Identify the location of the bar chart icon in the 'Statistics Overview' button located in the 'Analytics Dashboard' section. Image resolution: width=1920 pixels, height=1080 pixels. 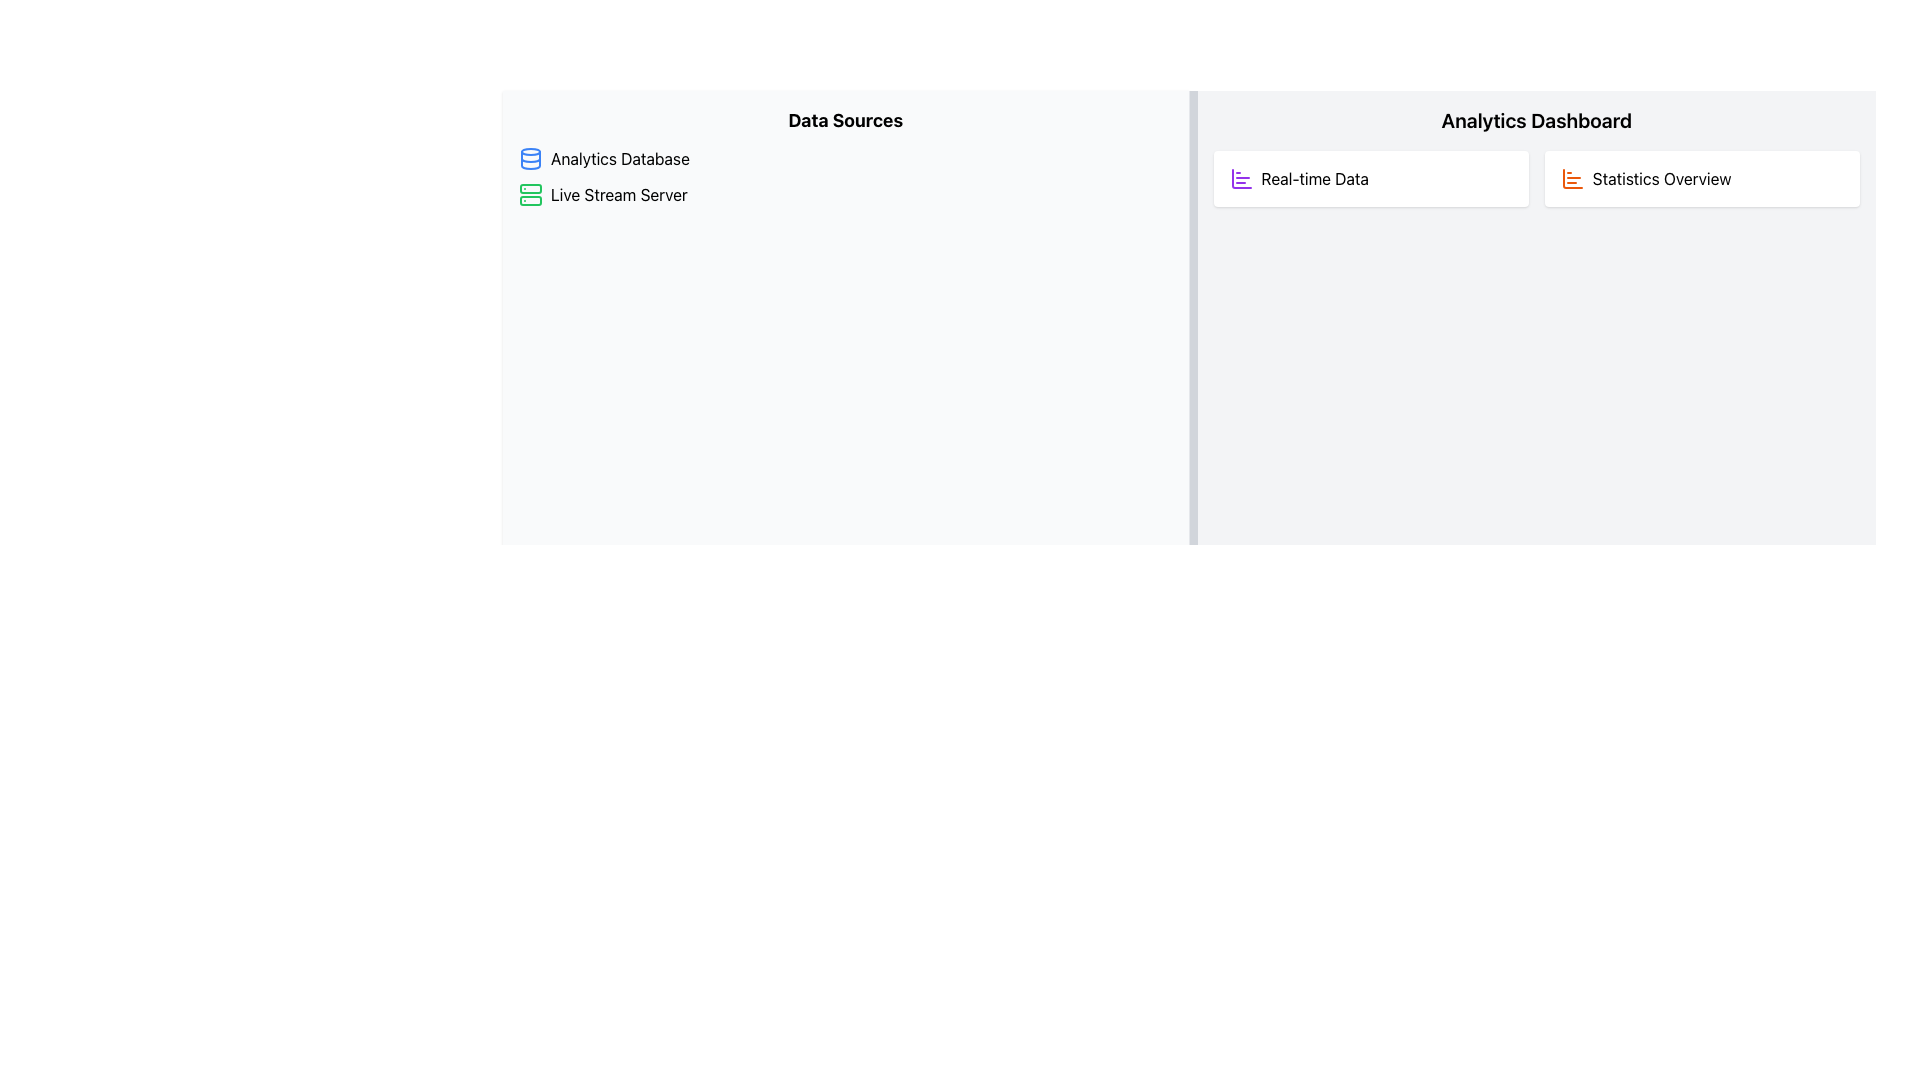
(1571, 177).